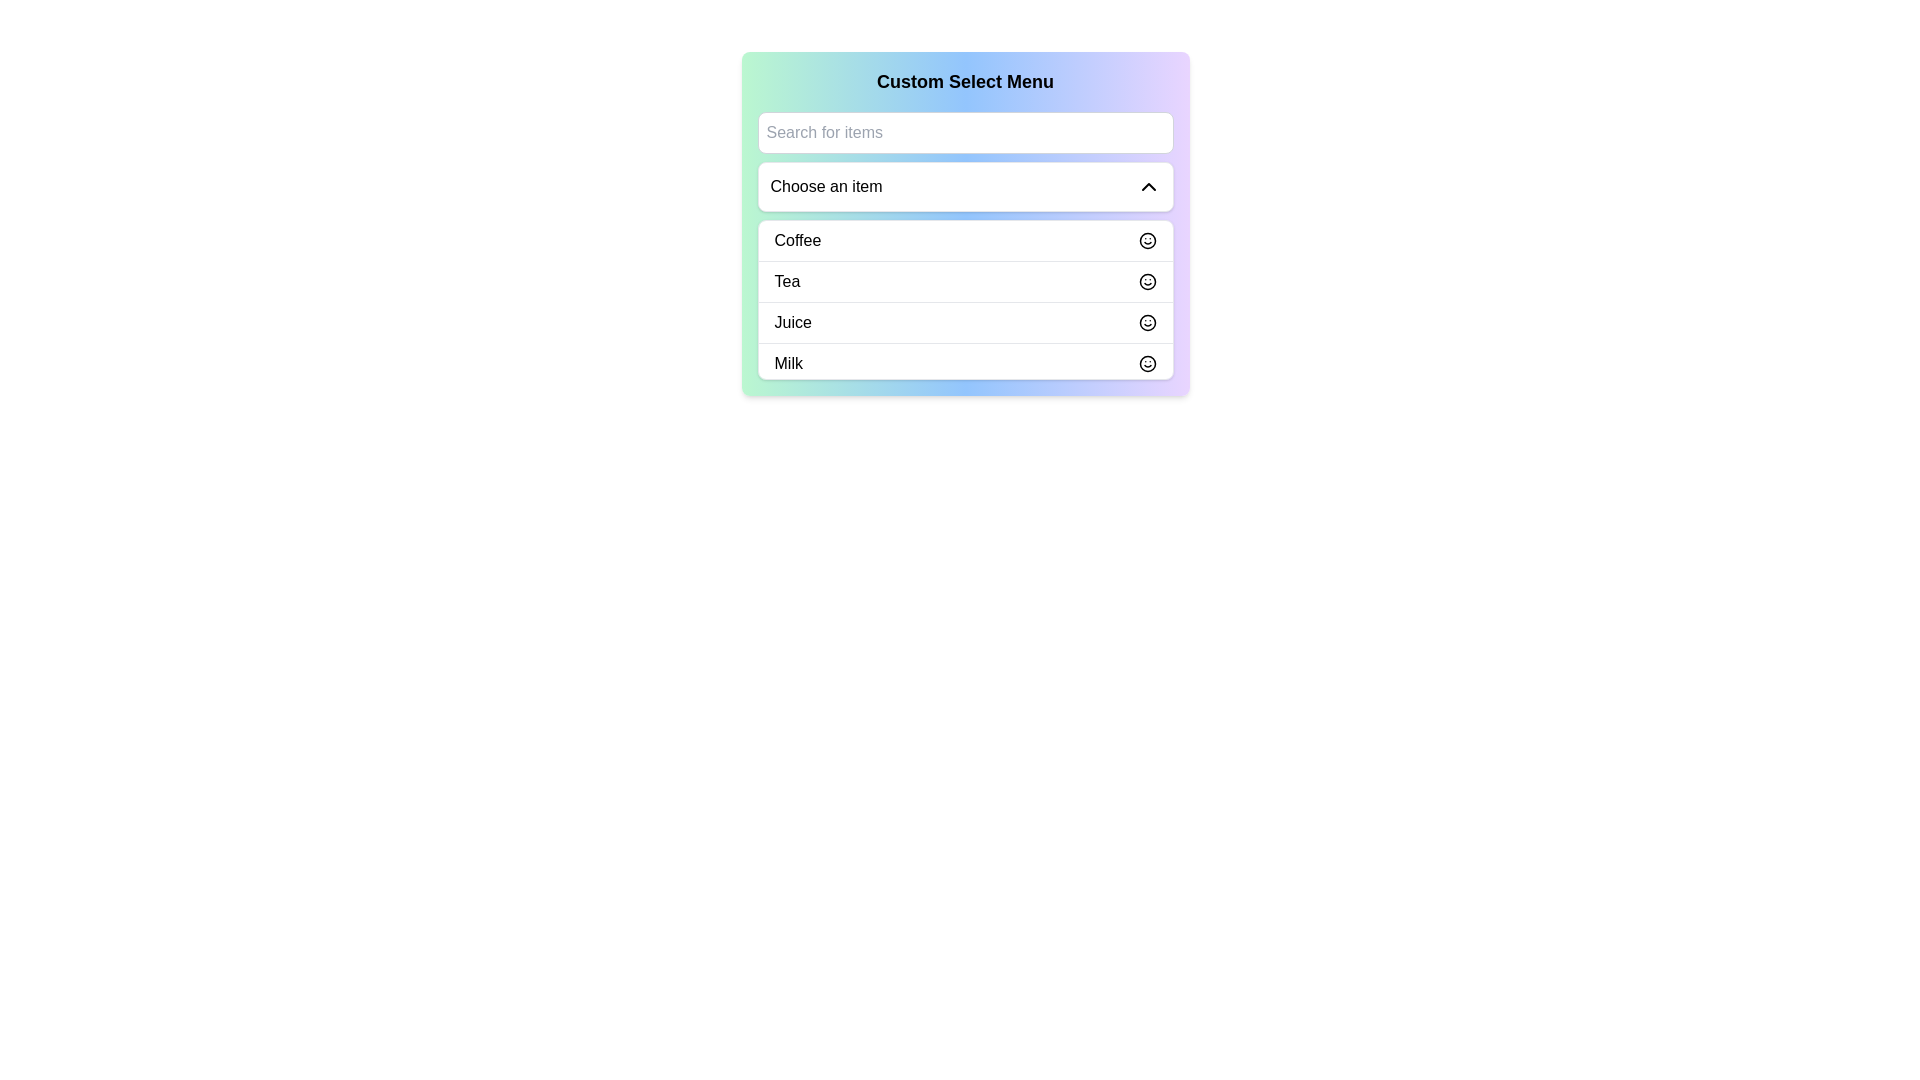  What do you see at coordinates (1147, 363) in the screenshot?
I see `the circular smiley face icon located at the far-right side of the 'Milk' list item in the dropdown menu` at bounding box center [1147, 363].